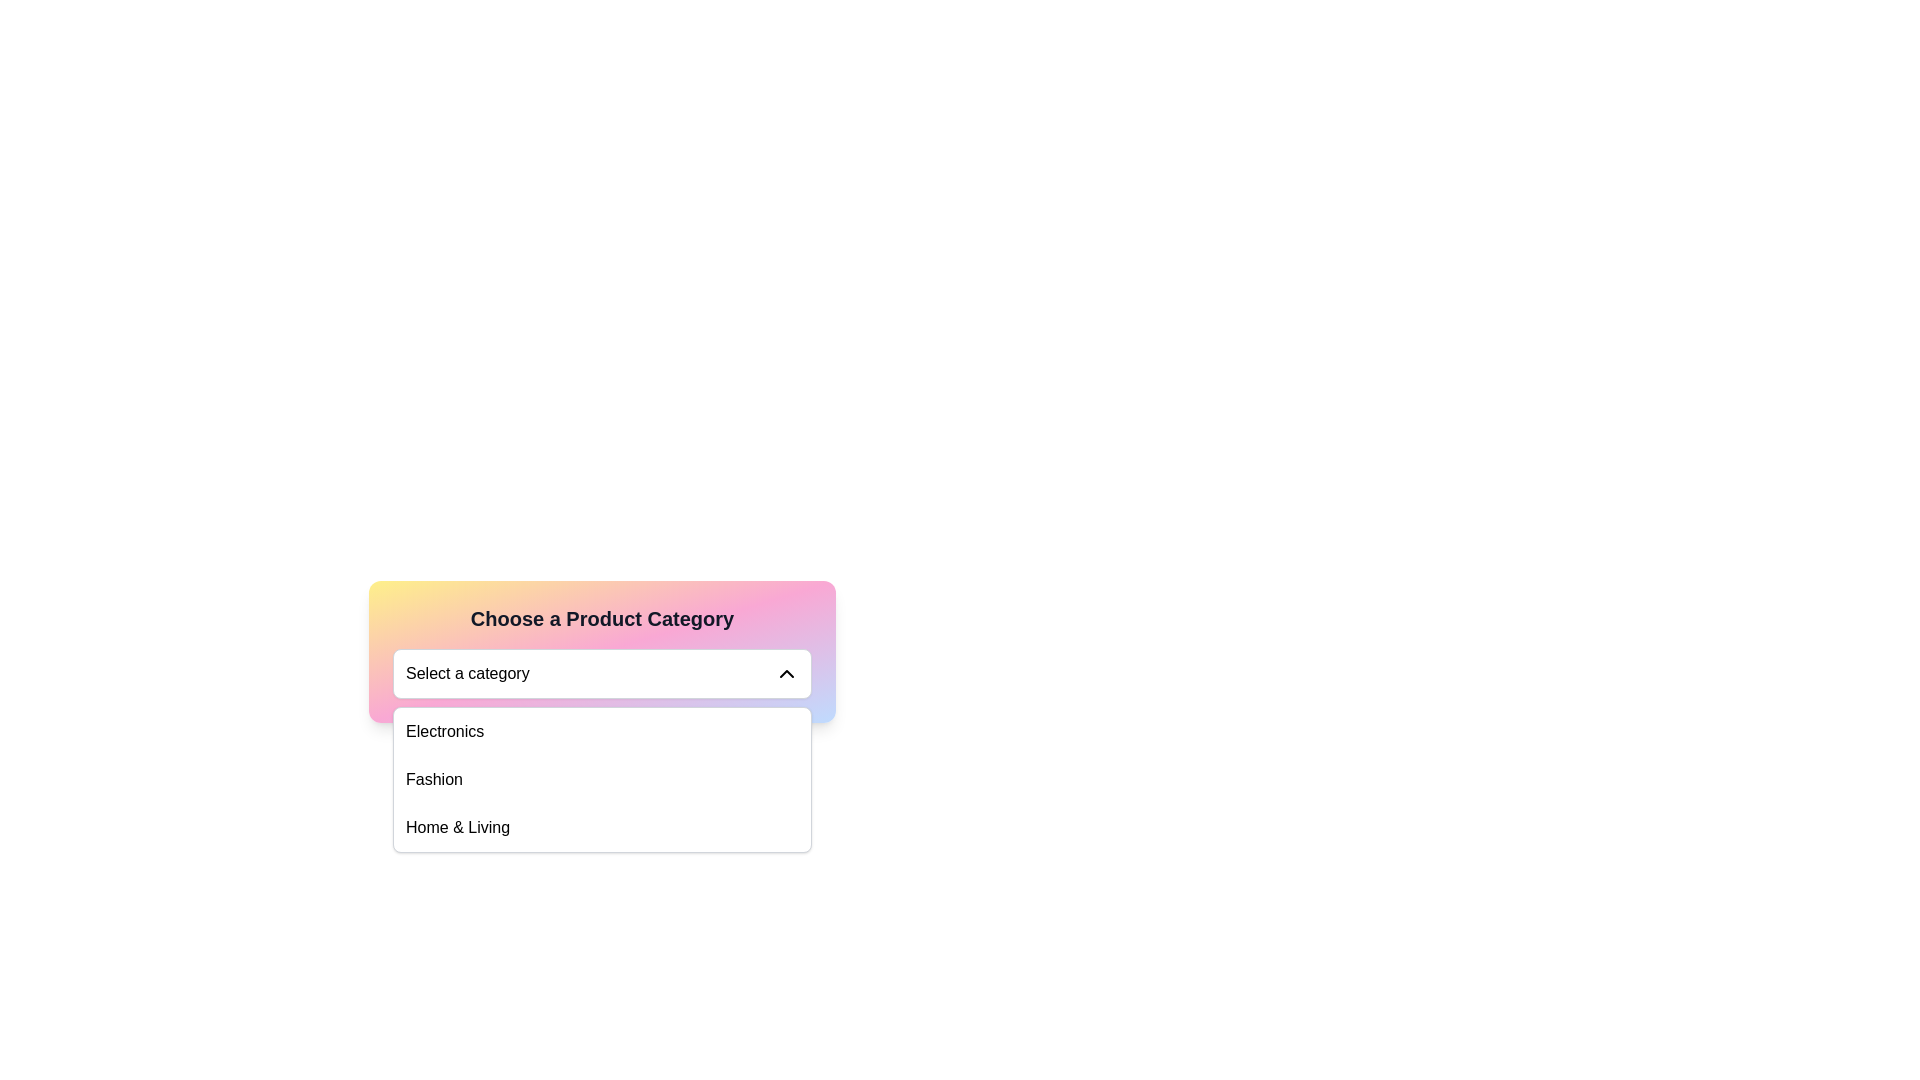  I want to click on the 'Home & Living' dropdown menu item, which is the third option in the 'Choose a Product Category' section, so click(457, 828).